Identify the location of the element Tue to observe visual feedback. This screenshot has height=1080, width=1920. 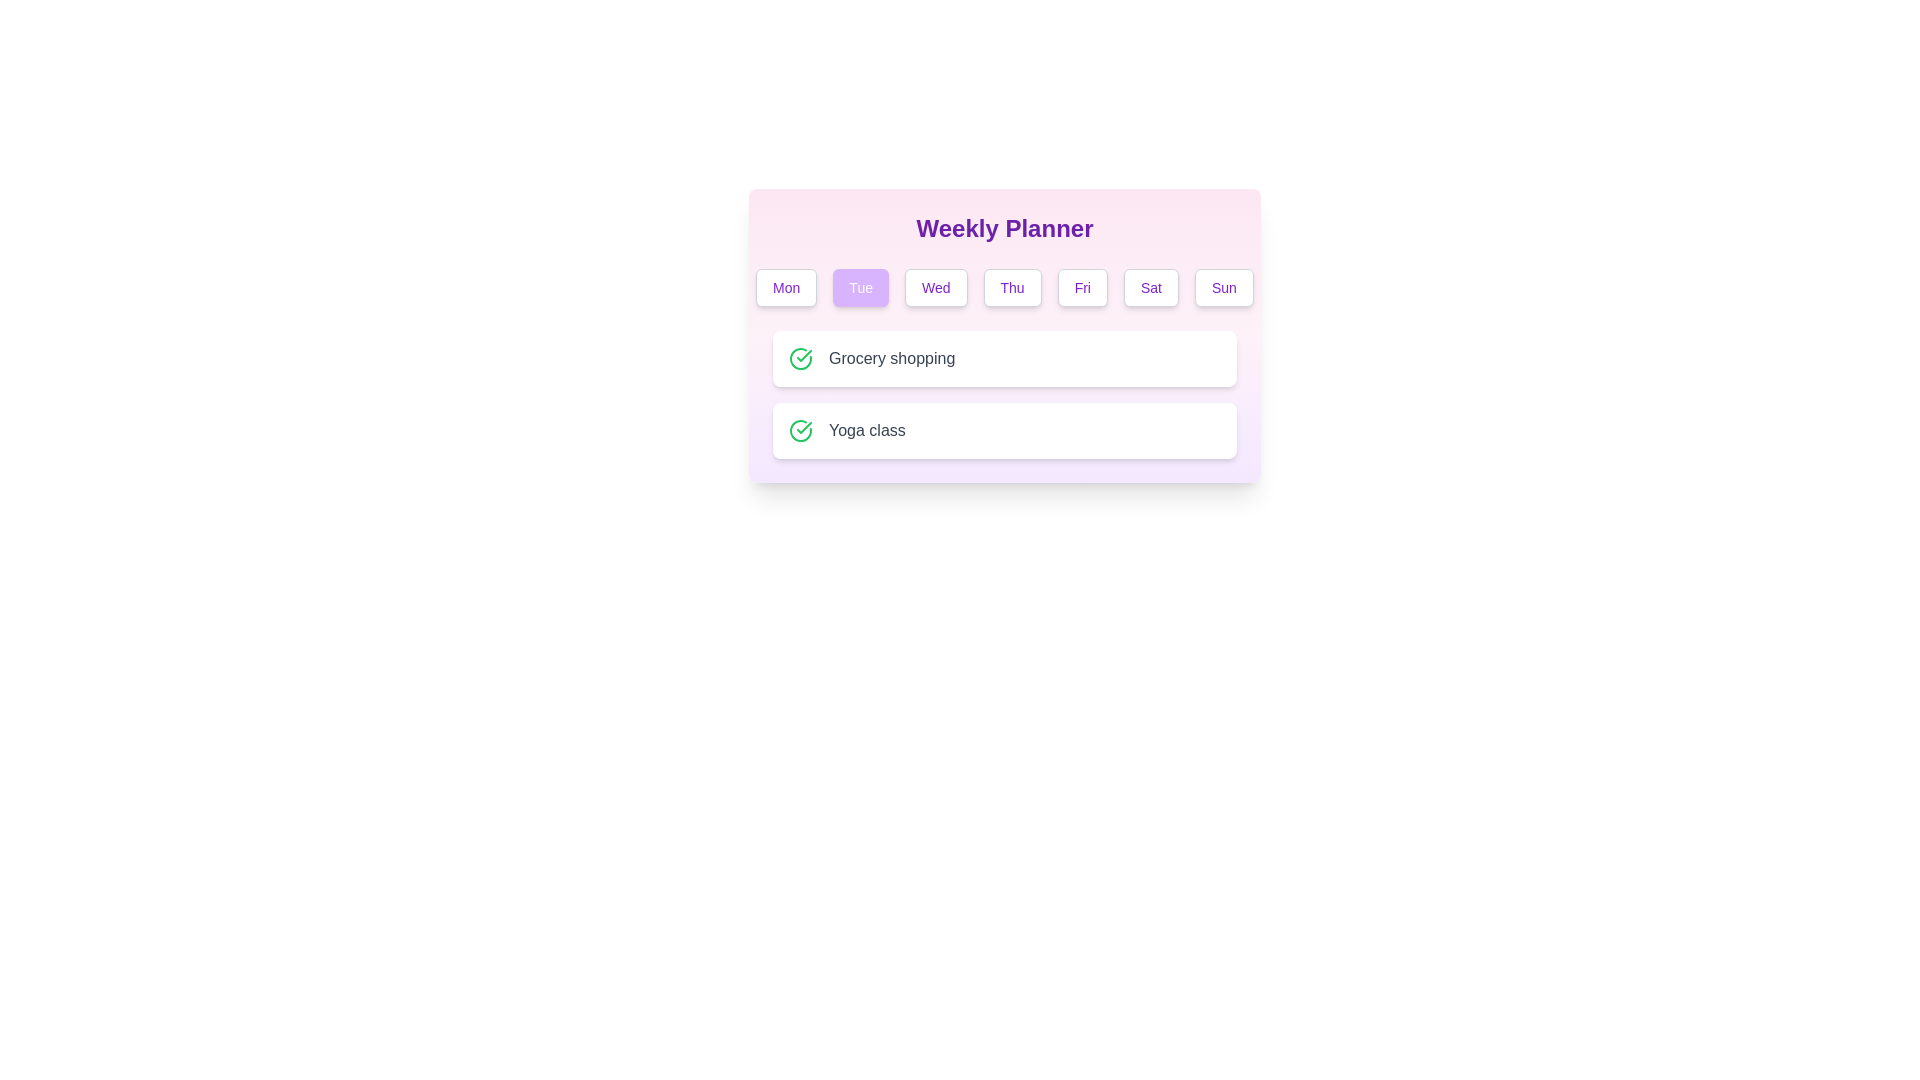
(860, 288).